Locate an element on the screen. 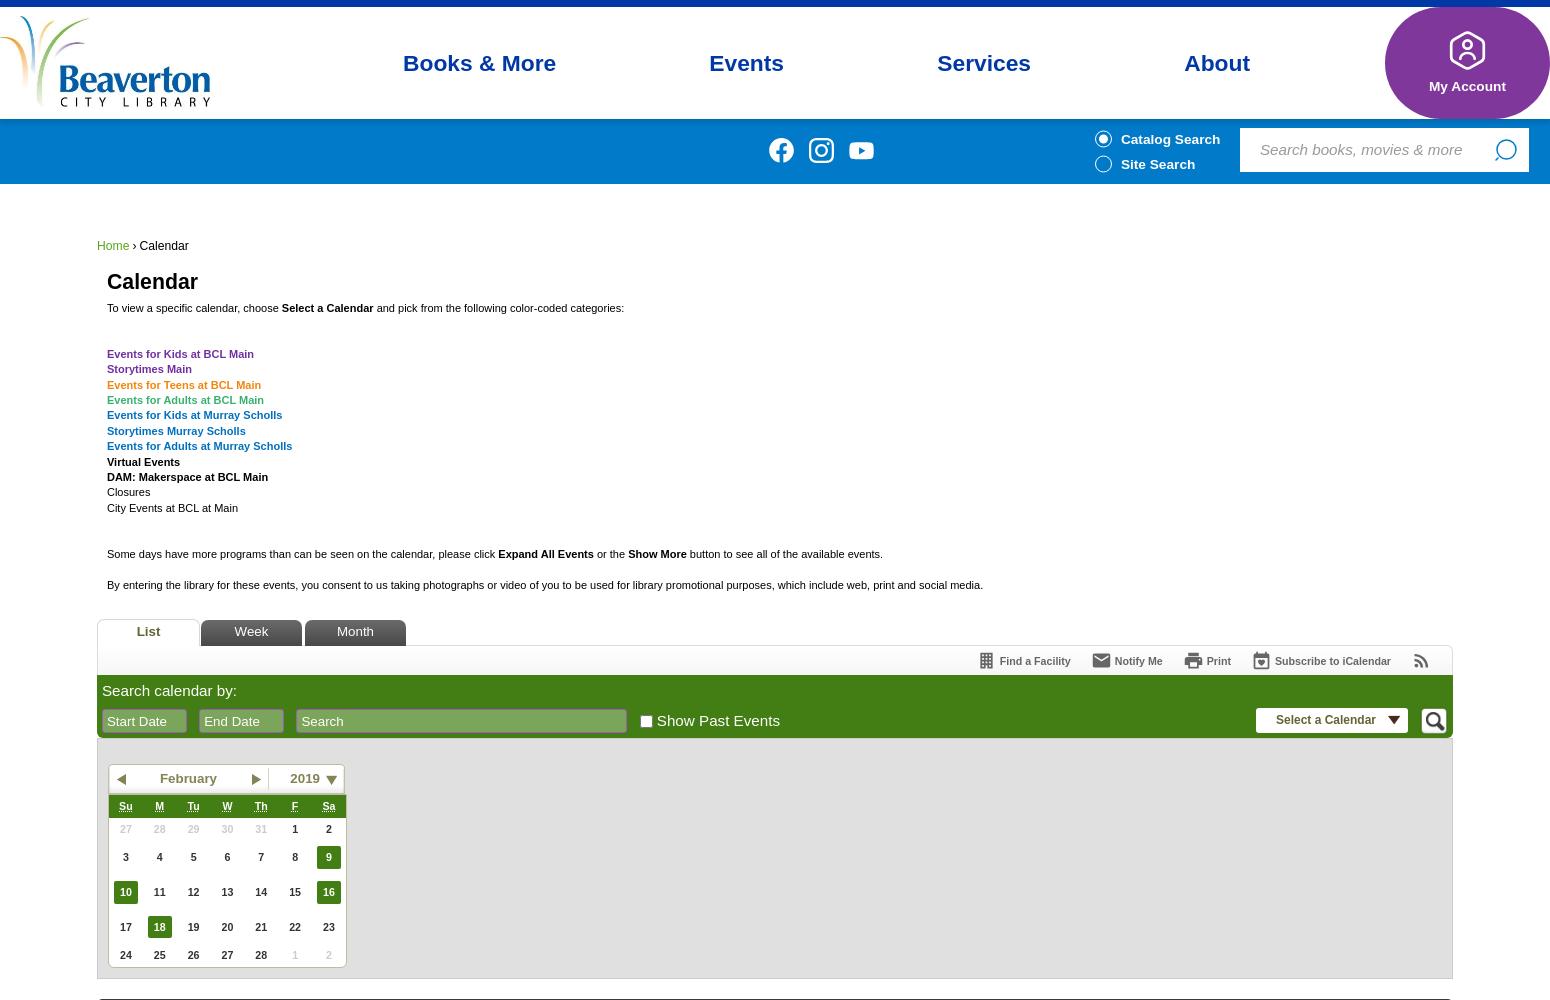  '17' is located at coordinates (124, 926).